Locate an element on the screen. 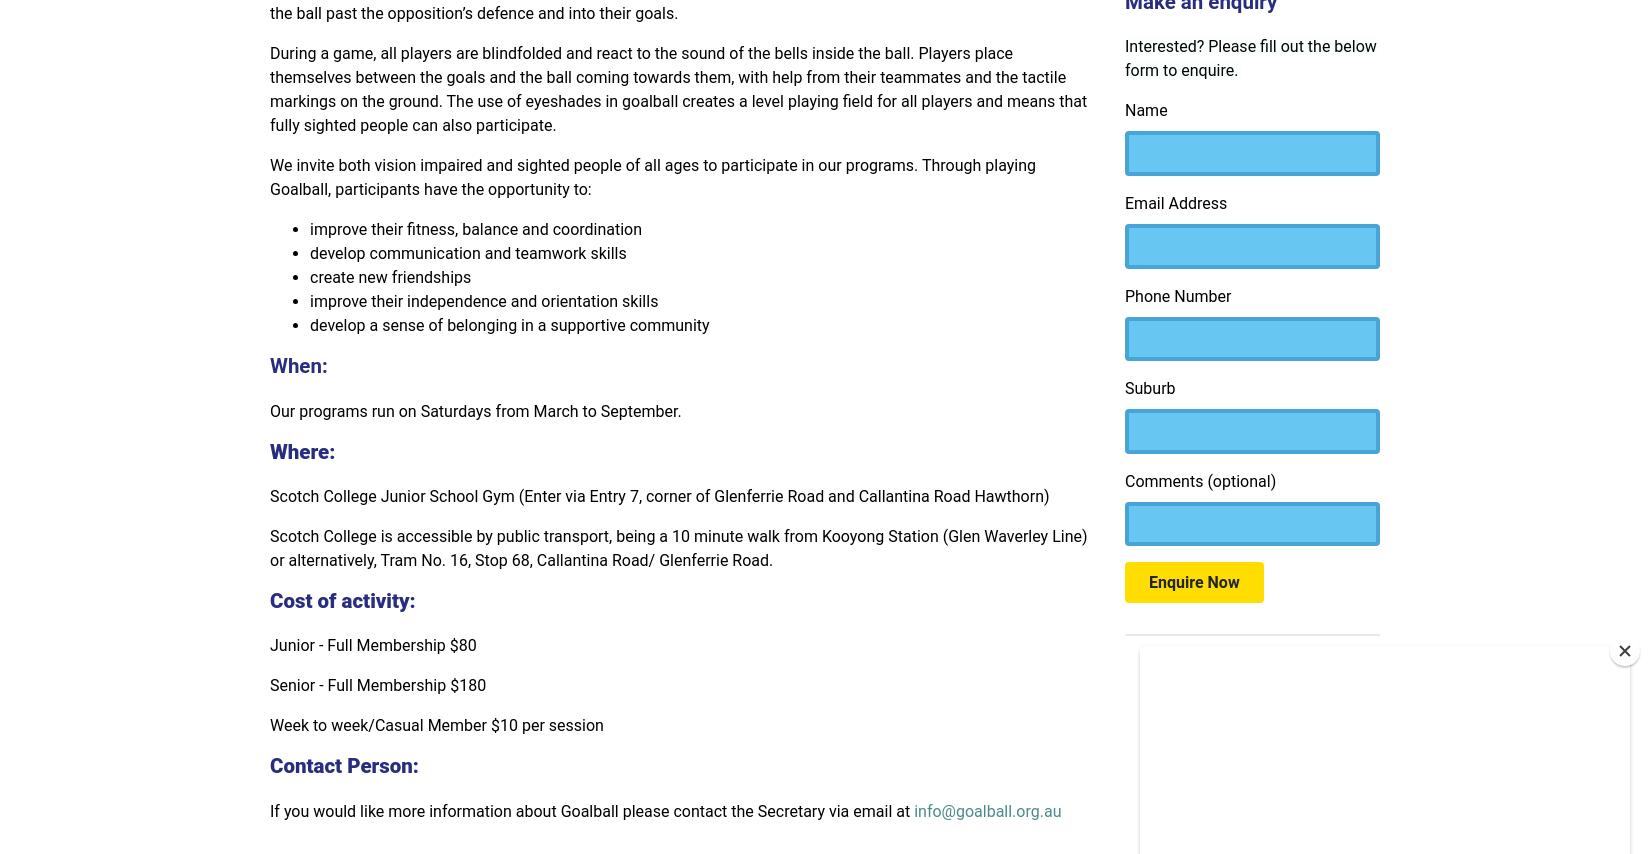 The width and height of the screenshot is (1650, 854). 'info@goalball.org.au' is located at coordinates (987, 809).